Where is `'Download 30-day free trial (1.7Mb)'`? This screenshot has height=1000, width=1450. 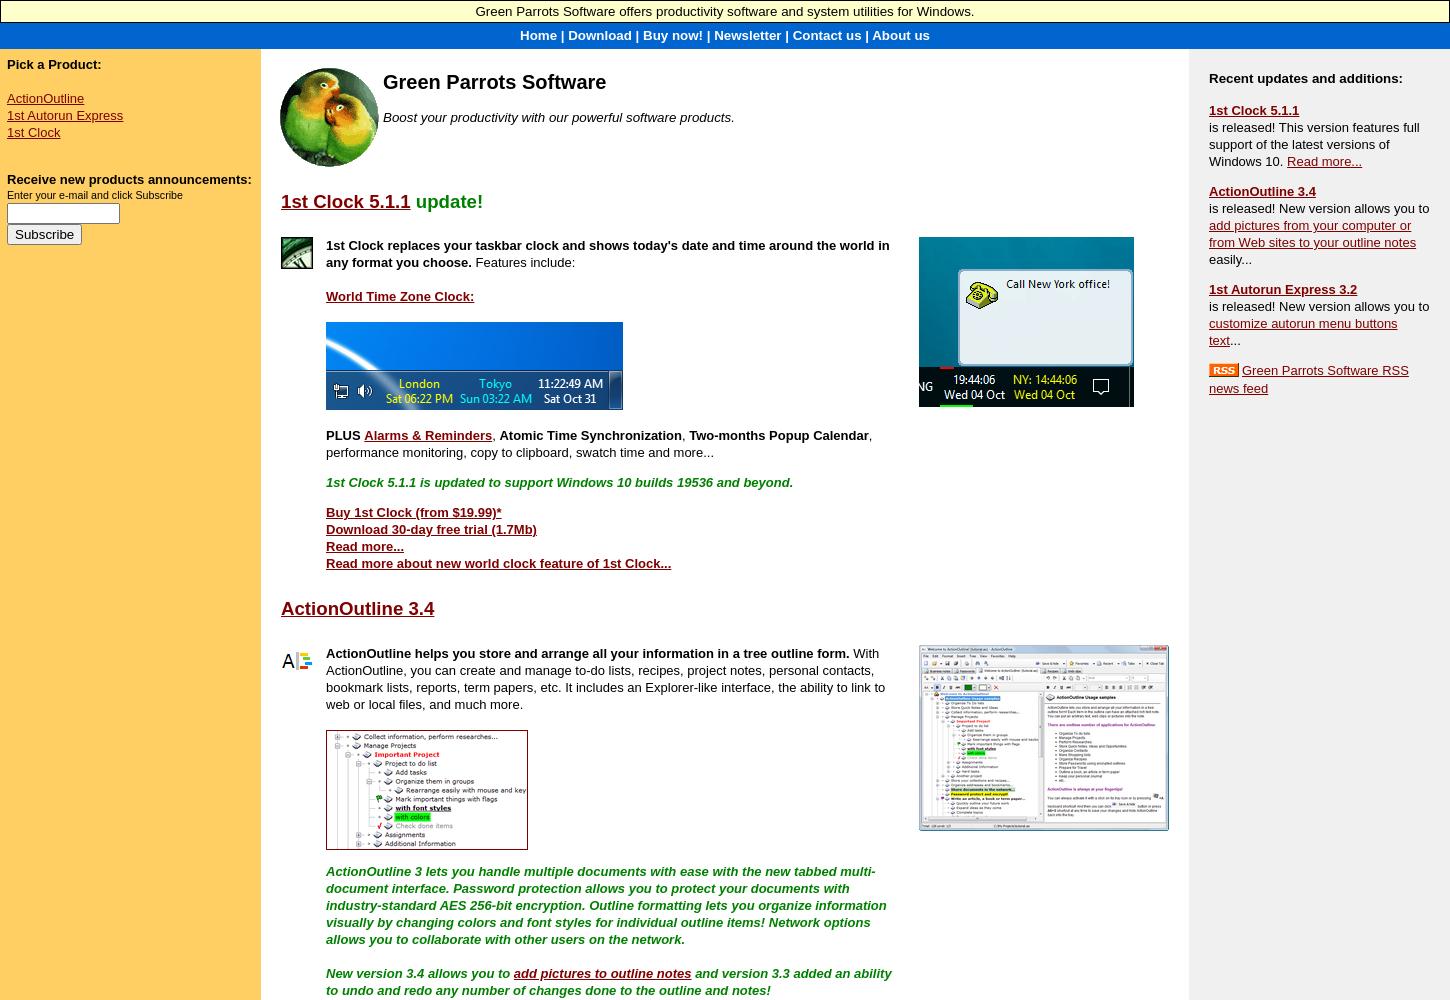
'Download 30-day free trial (1.7Mb)' is located at coordinates (429, 529).